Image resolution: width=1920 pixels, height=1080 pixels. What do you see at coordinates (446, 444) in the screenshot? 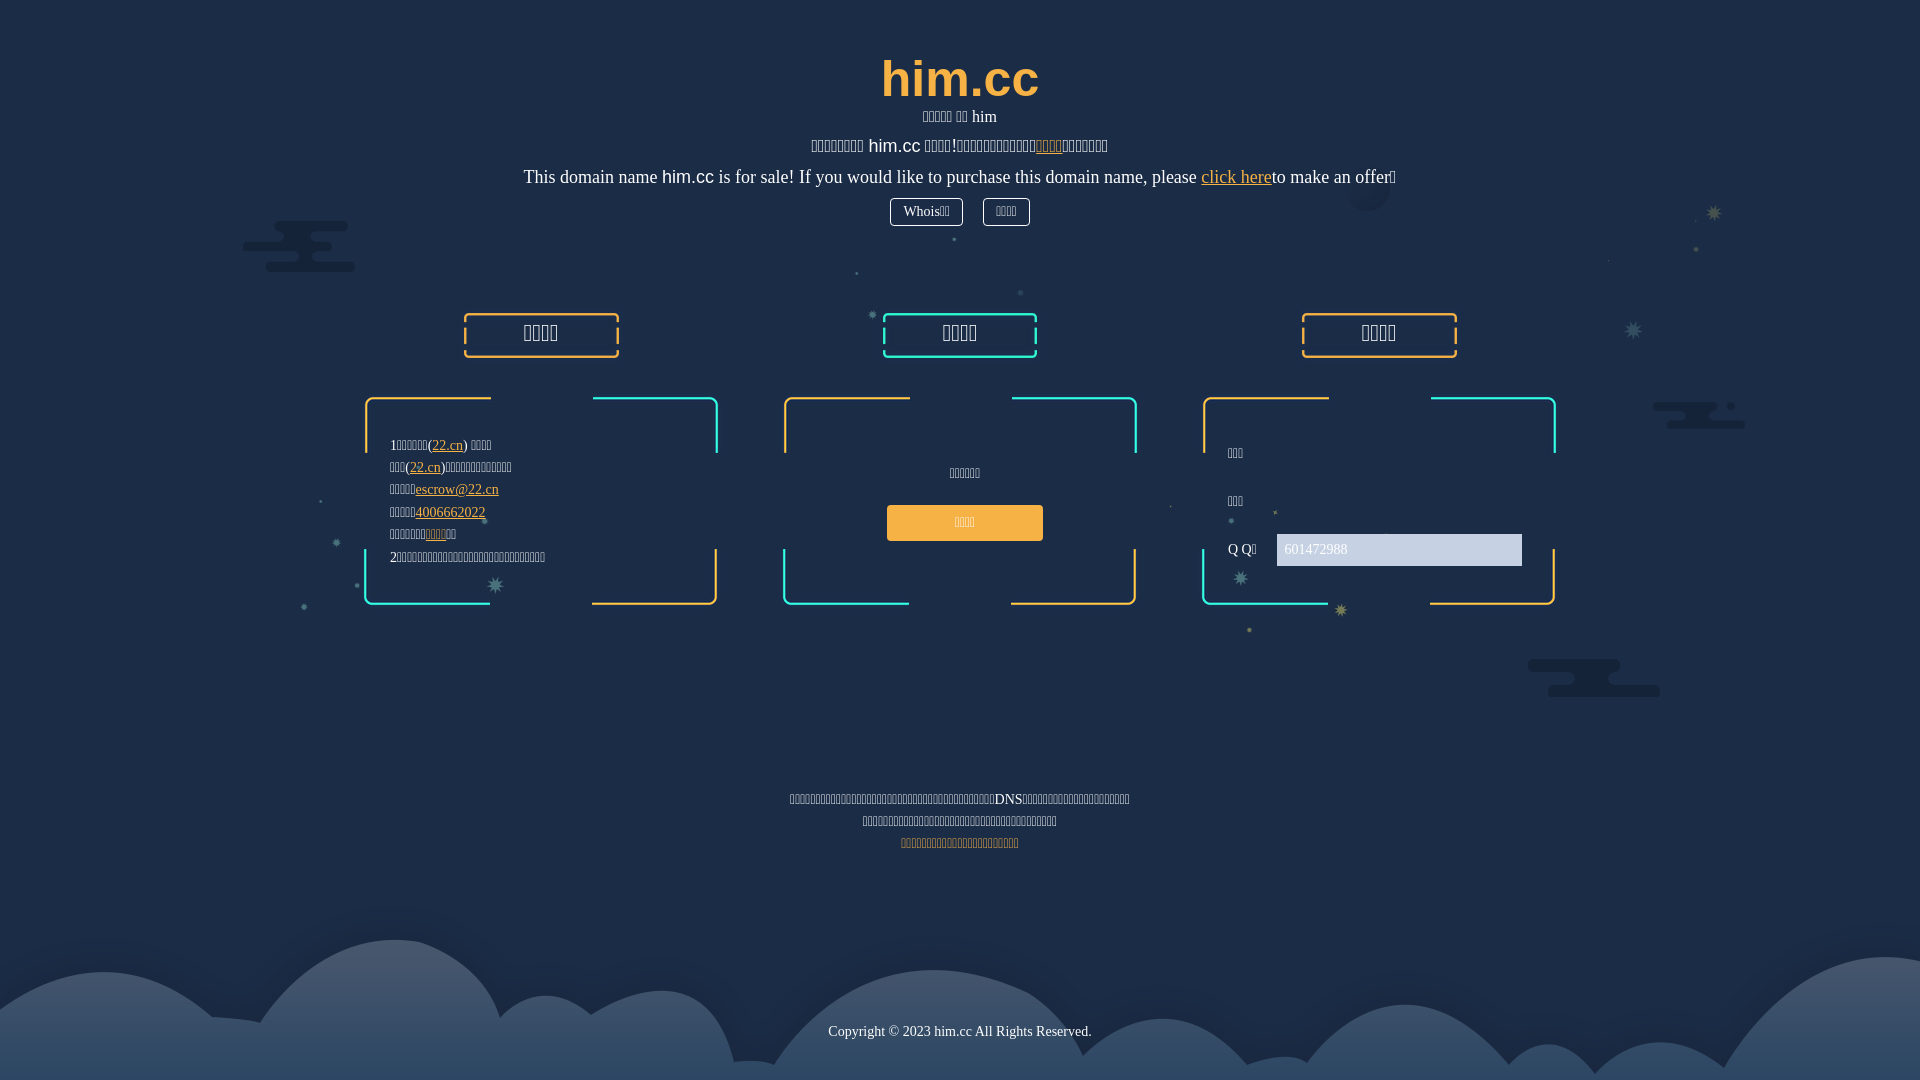
I see `'22.cn'` at bounding box center [446, 444].